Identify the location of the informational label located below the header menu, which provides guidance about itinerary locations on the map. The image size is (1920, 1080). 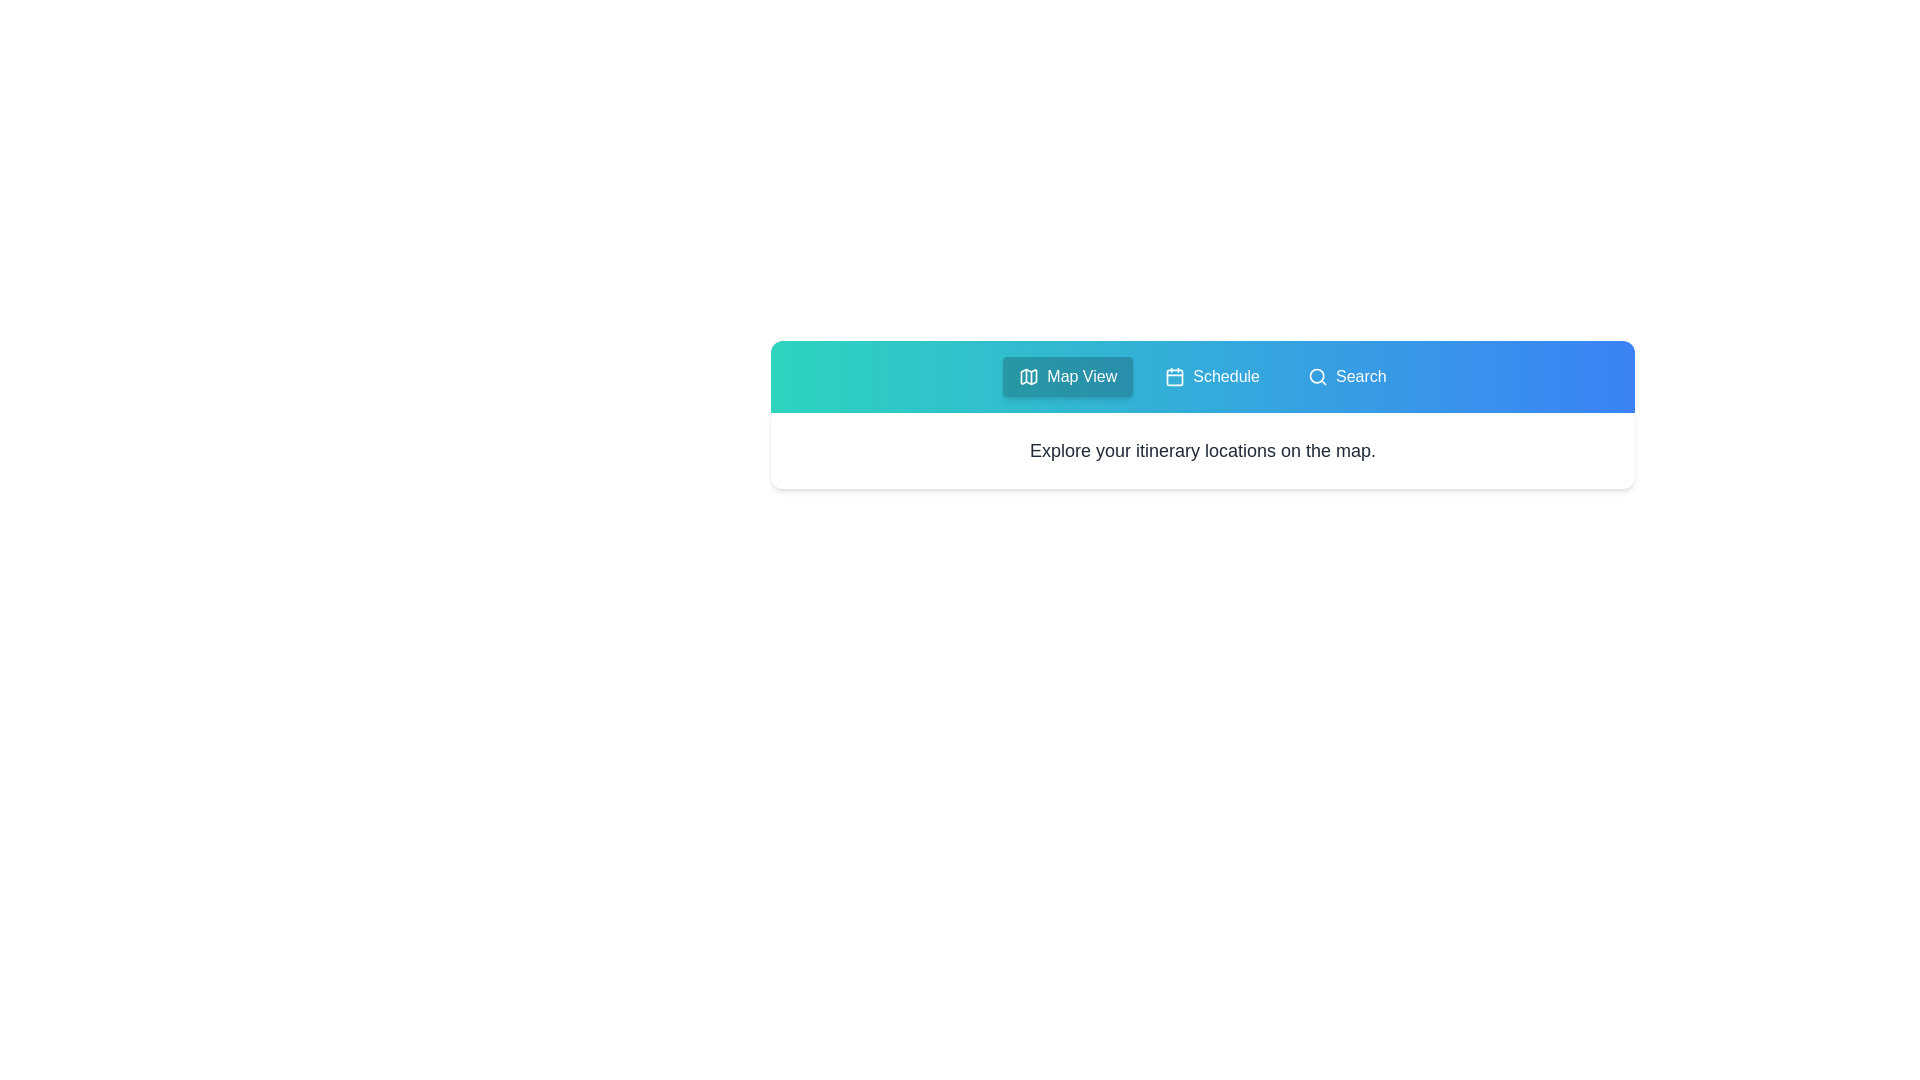
(1202, 451).